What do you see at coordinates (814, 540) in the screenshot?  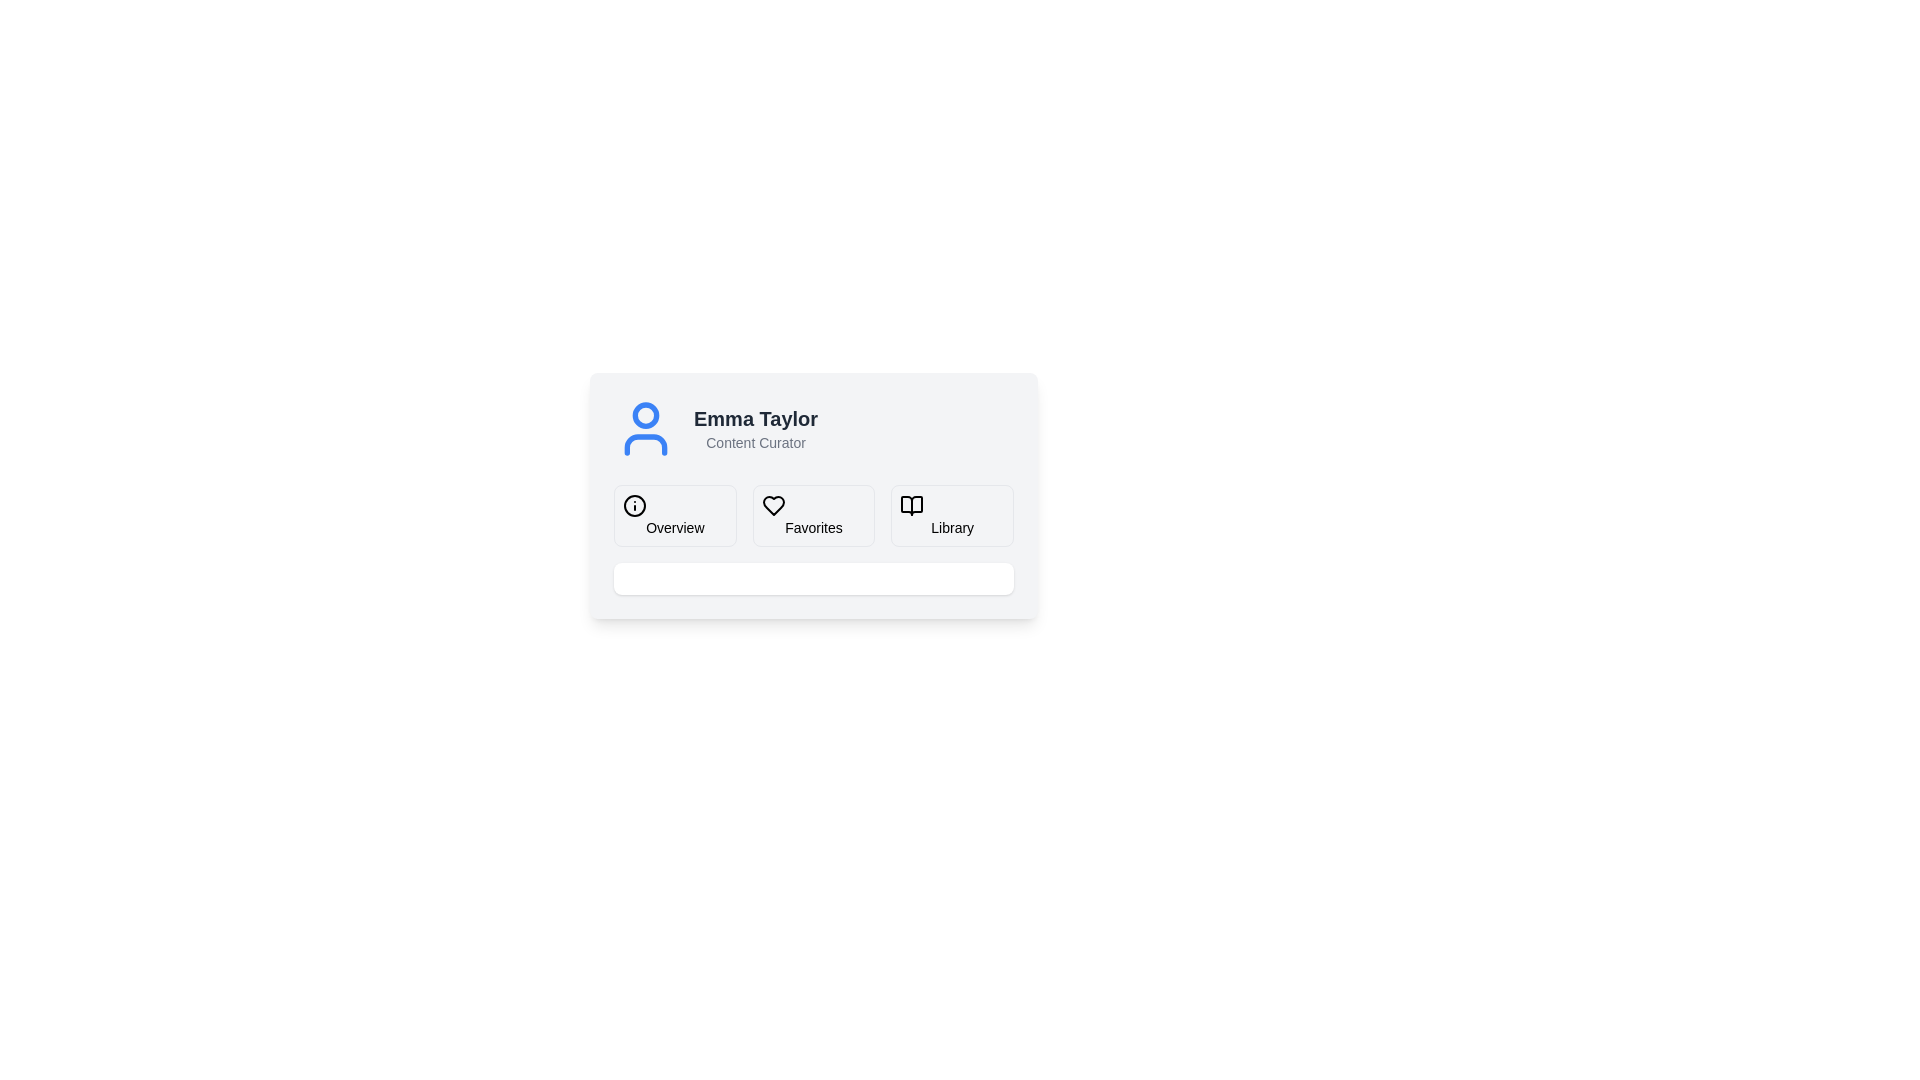 I see `the 'Favorites' button, which is a rectangular button with a heart icon and the label 'Favorites', located in the middle of a three-item horizontal navigation bar beneath the profile section` at bounding box center [814, 540].